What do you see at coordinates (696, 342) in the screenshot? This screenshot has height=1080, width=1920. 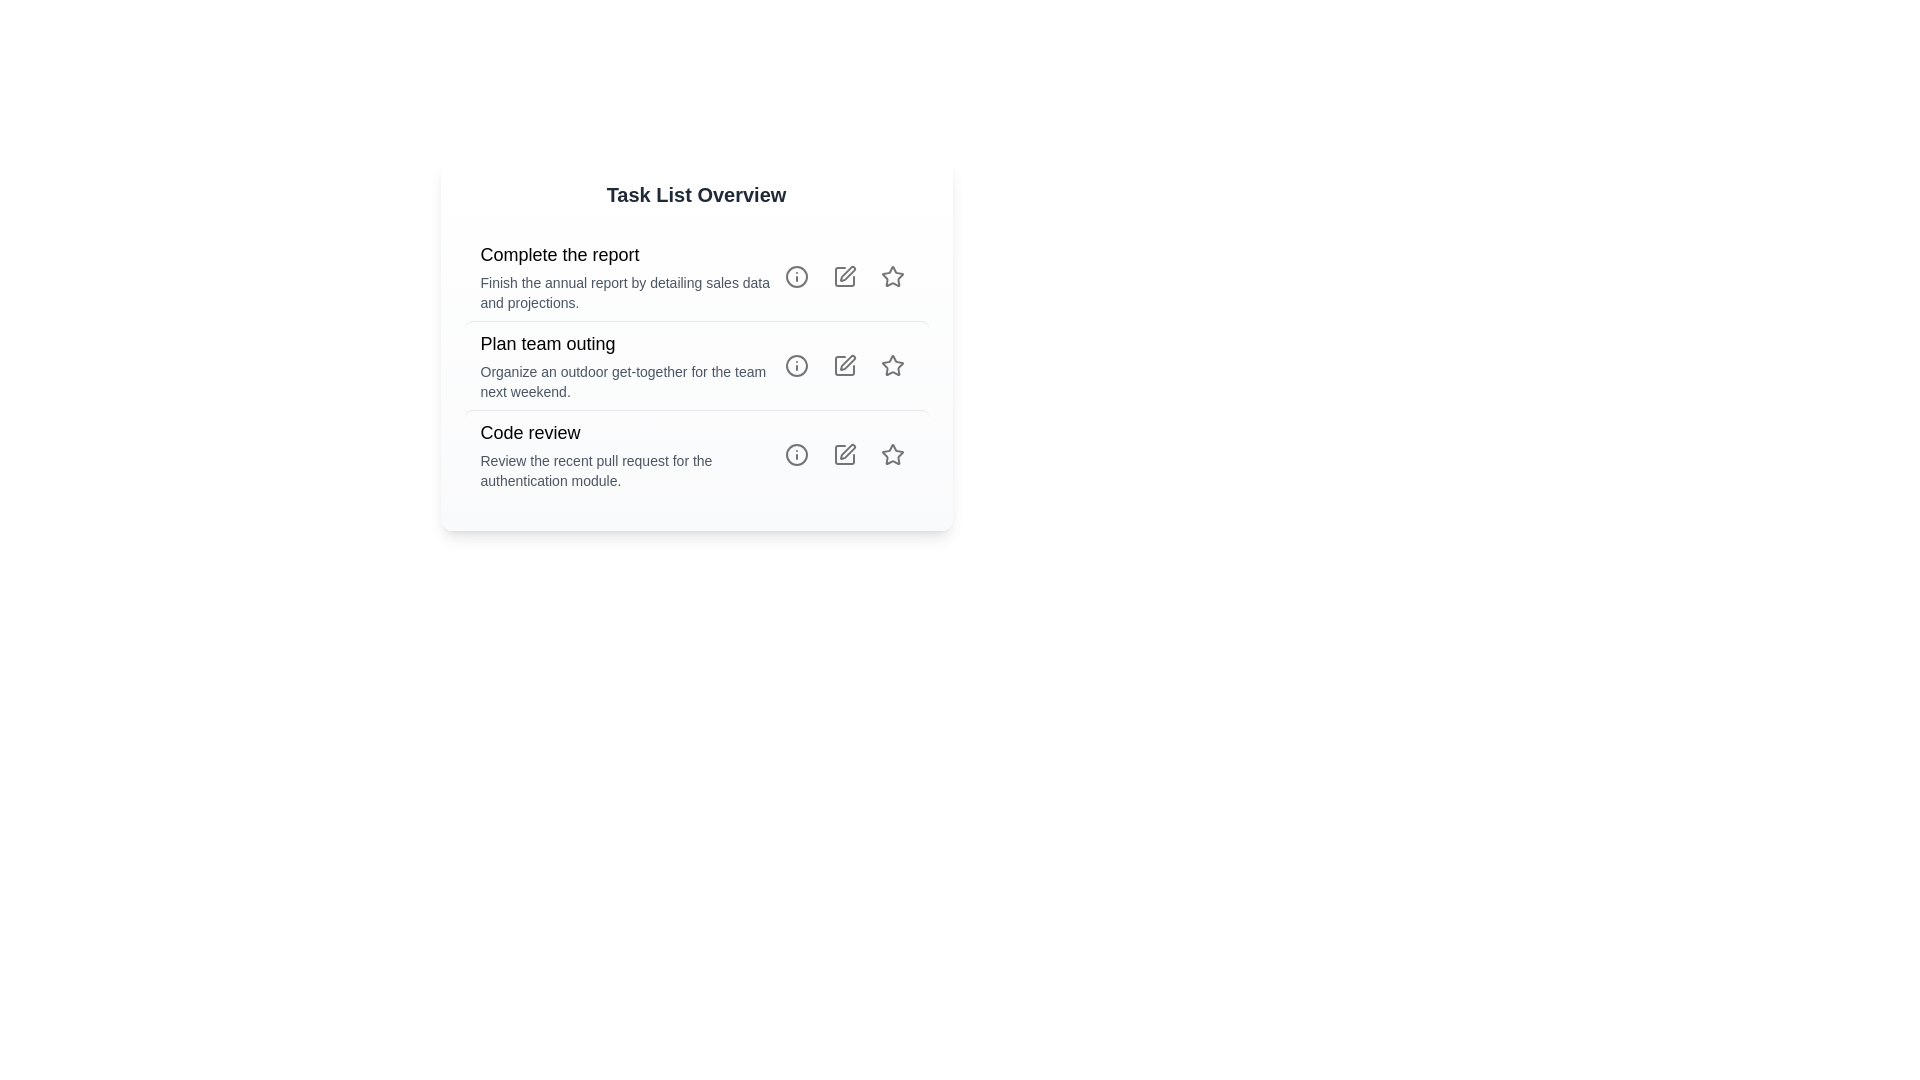 I see `the second Task List Item, which represents an individual task with a title and description, positioned centrally below 'Complete the report' and above 'Code review'` at bounding box center [696, 342].